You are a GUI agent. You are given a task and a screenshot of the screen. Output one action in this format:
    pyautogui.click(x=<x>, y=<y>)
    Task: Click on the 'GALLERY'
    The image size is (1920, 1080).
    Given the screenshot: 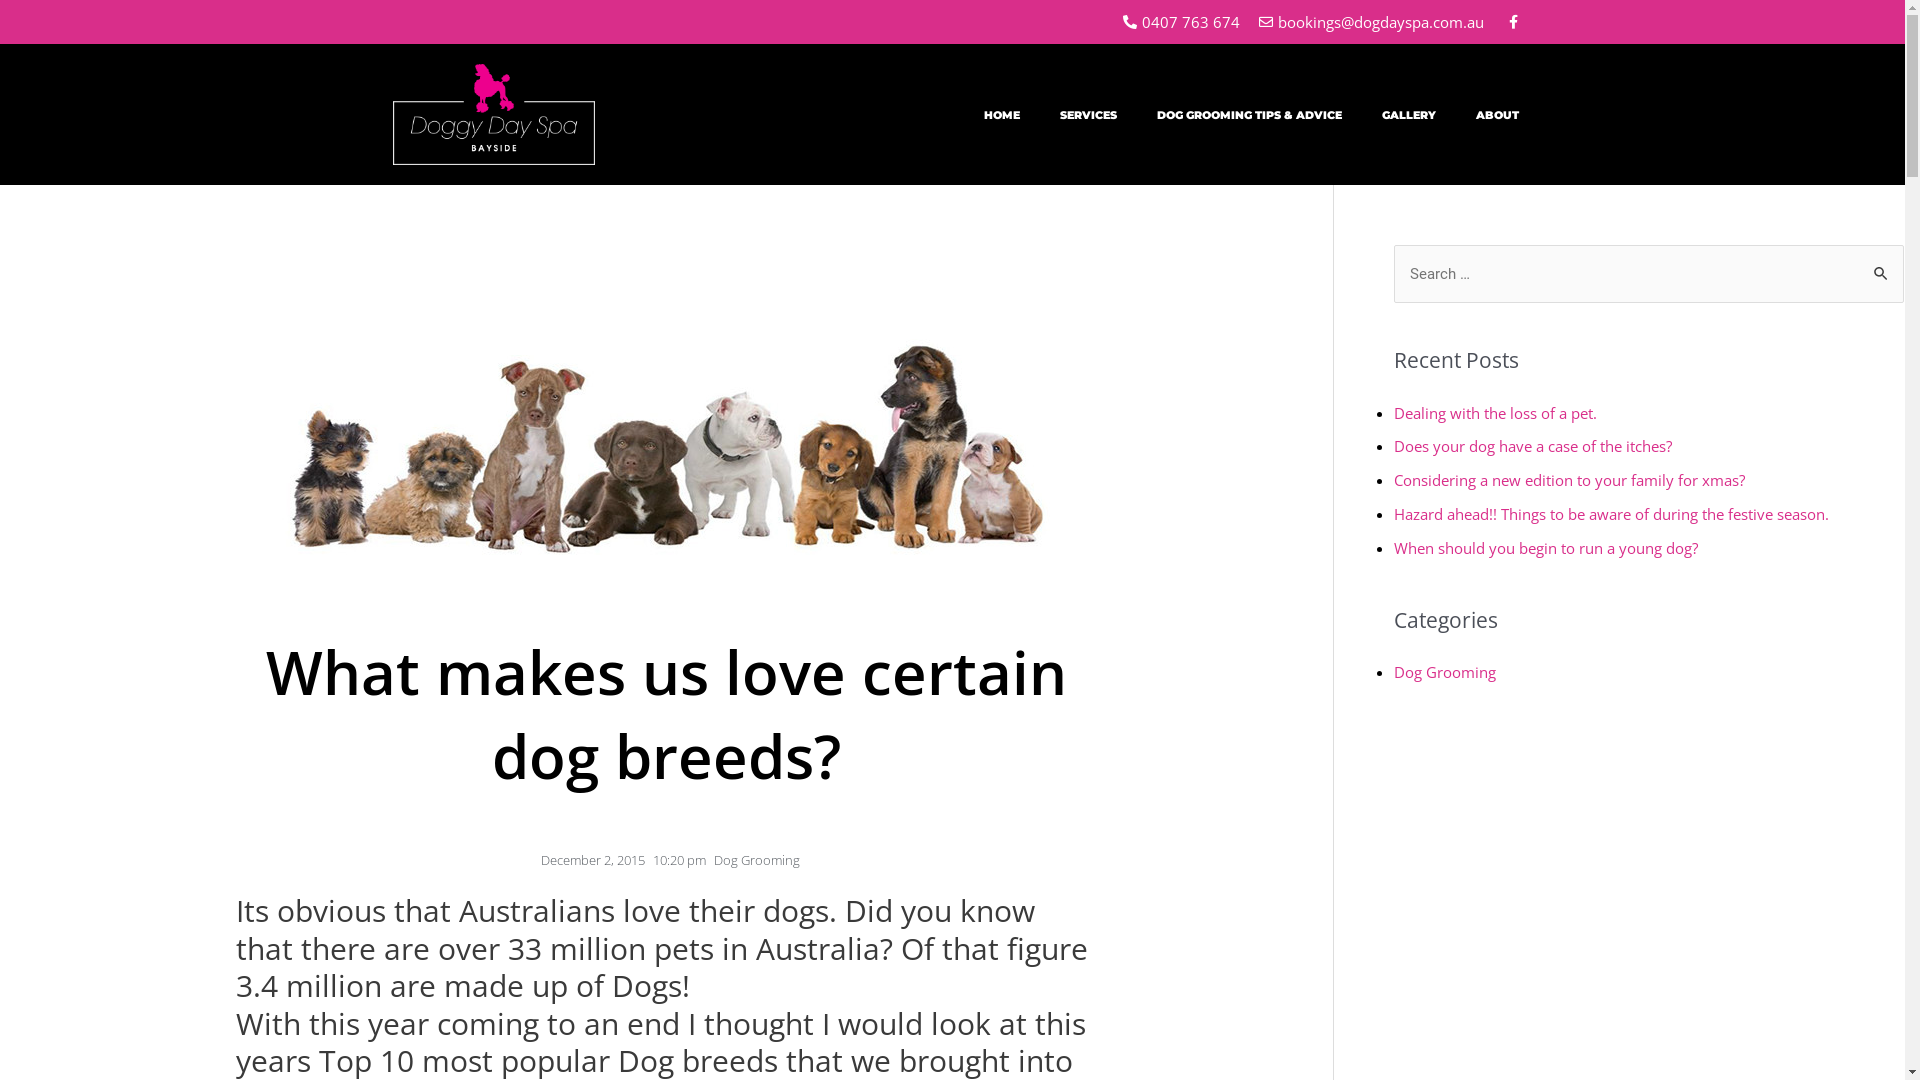 What is the action you would take?
    pyautogui.click(x=1408, y=115)
    